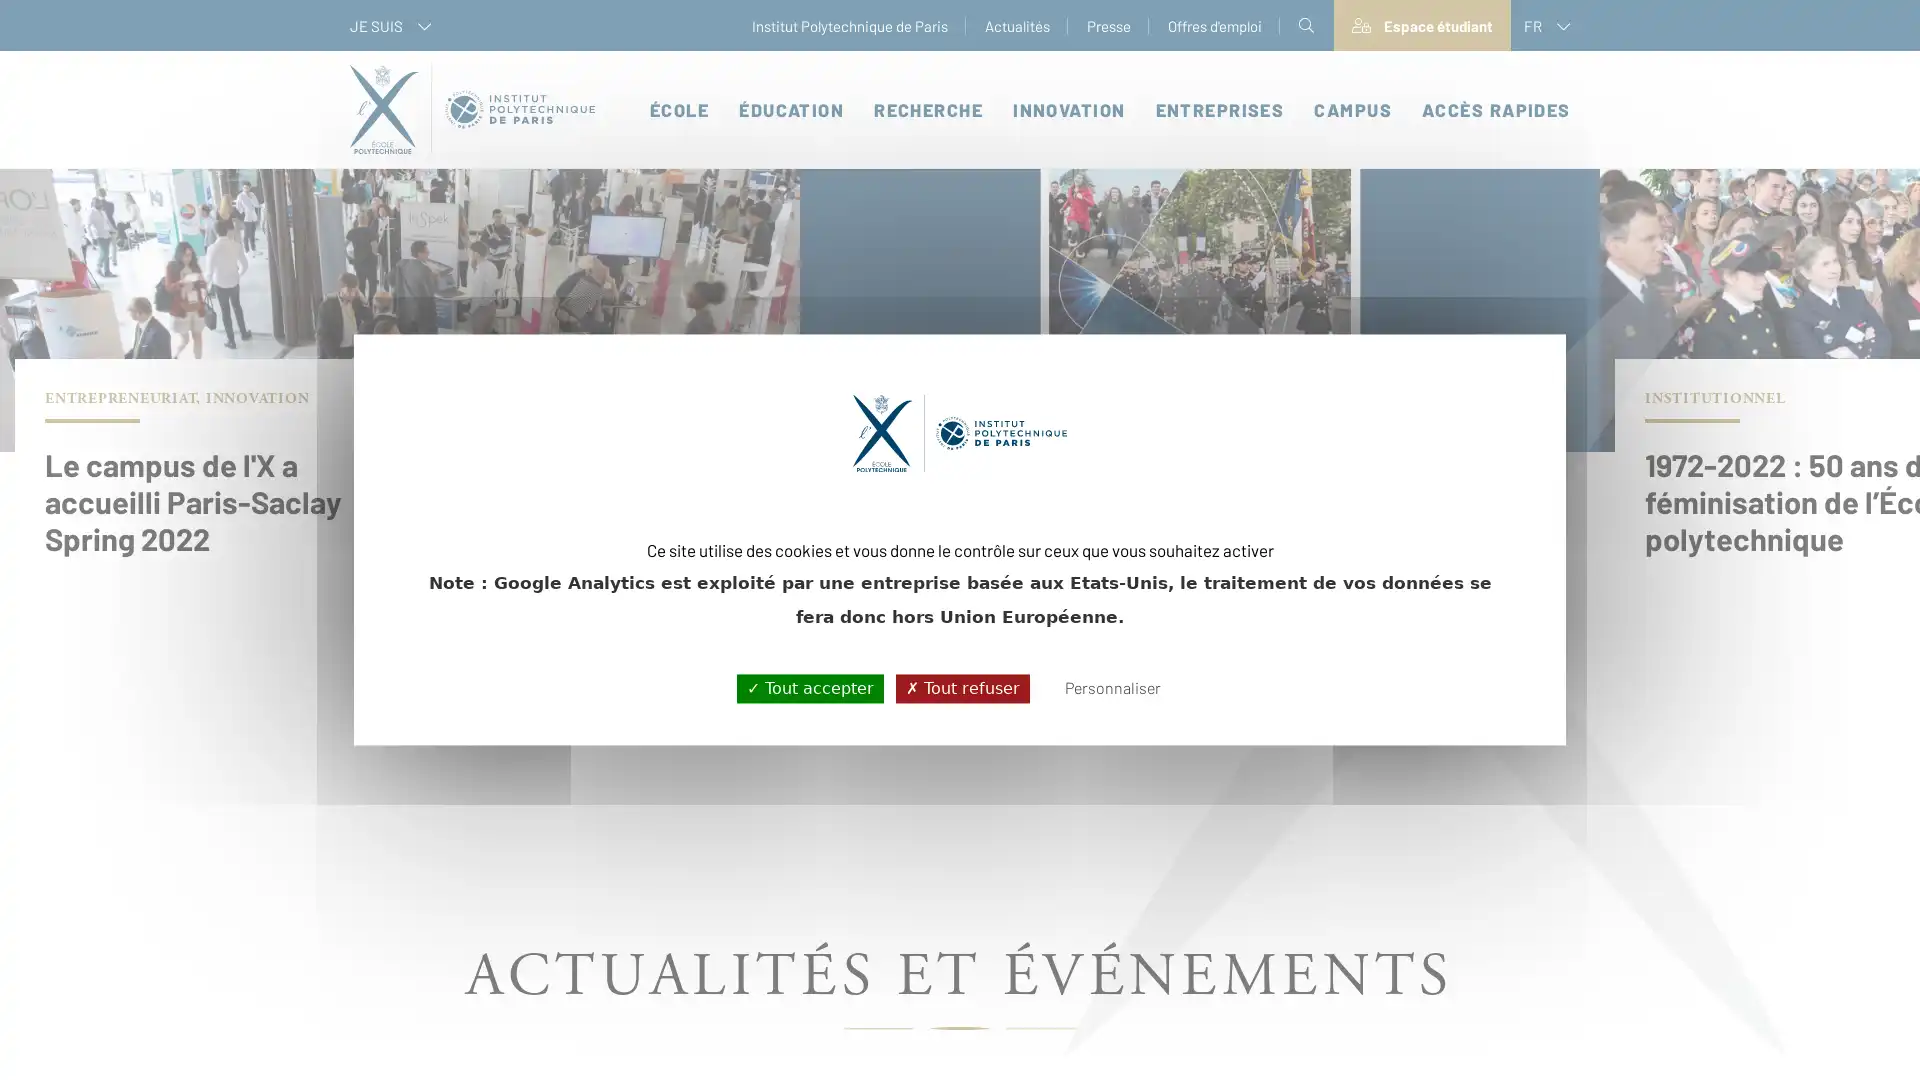 Image resolution: width=1920 pixels, height=1080 pixels. What do you see at coordinates (961, 687) in the screenshot?
I see `Tout refuser` at bounding box center [961, 687].